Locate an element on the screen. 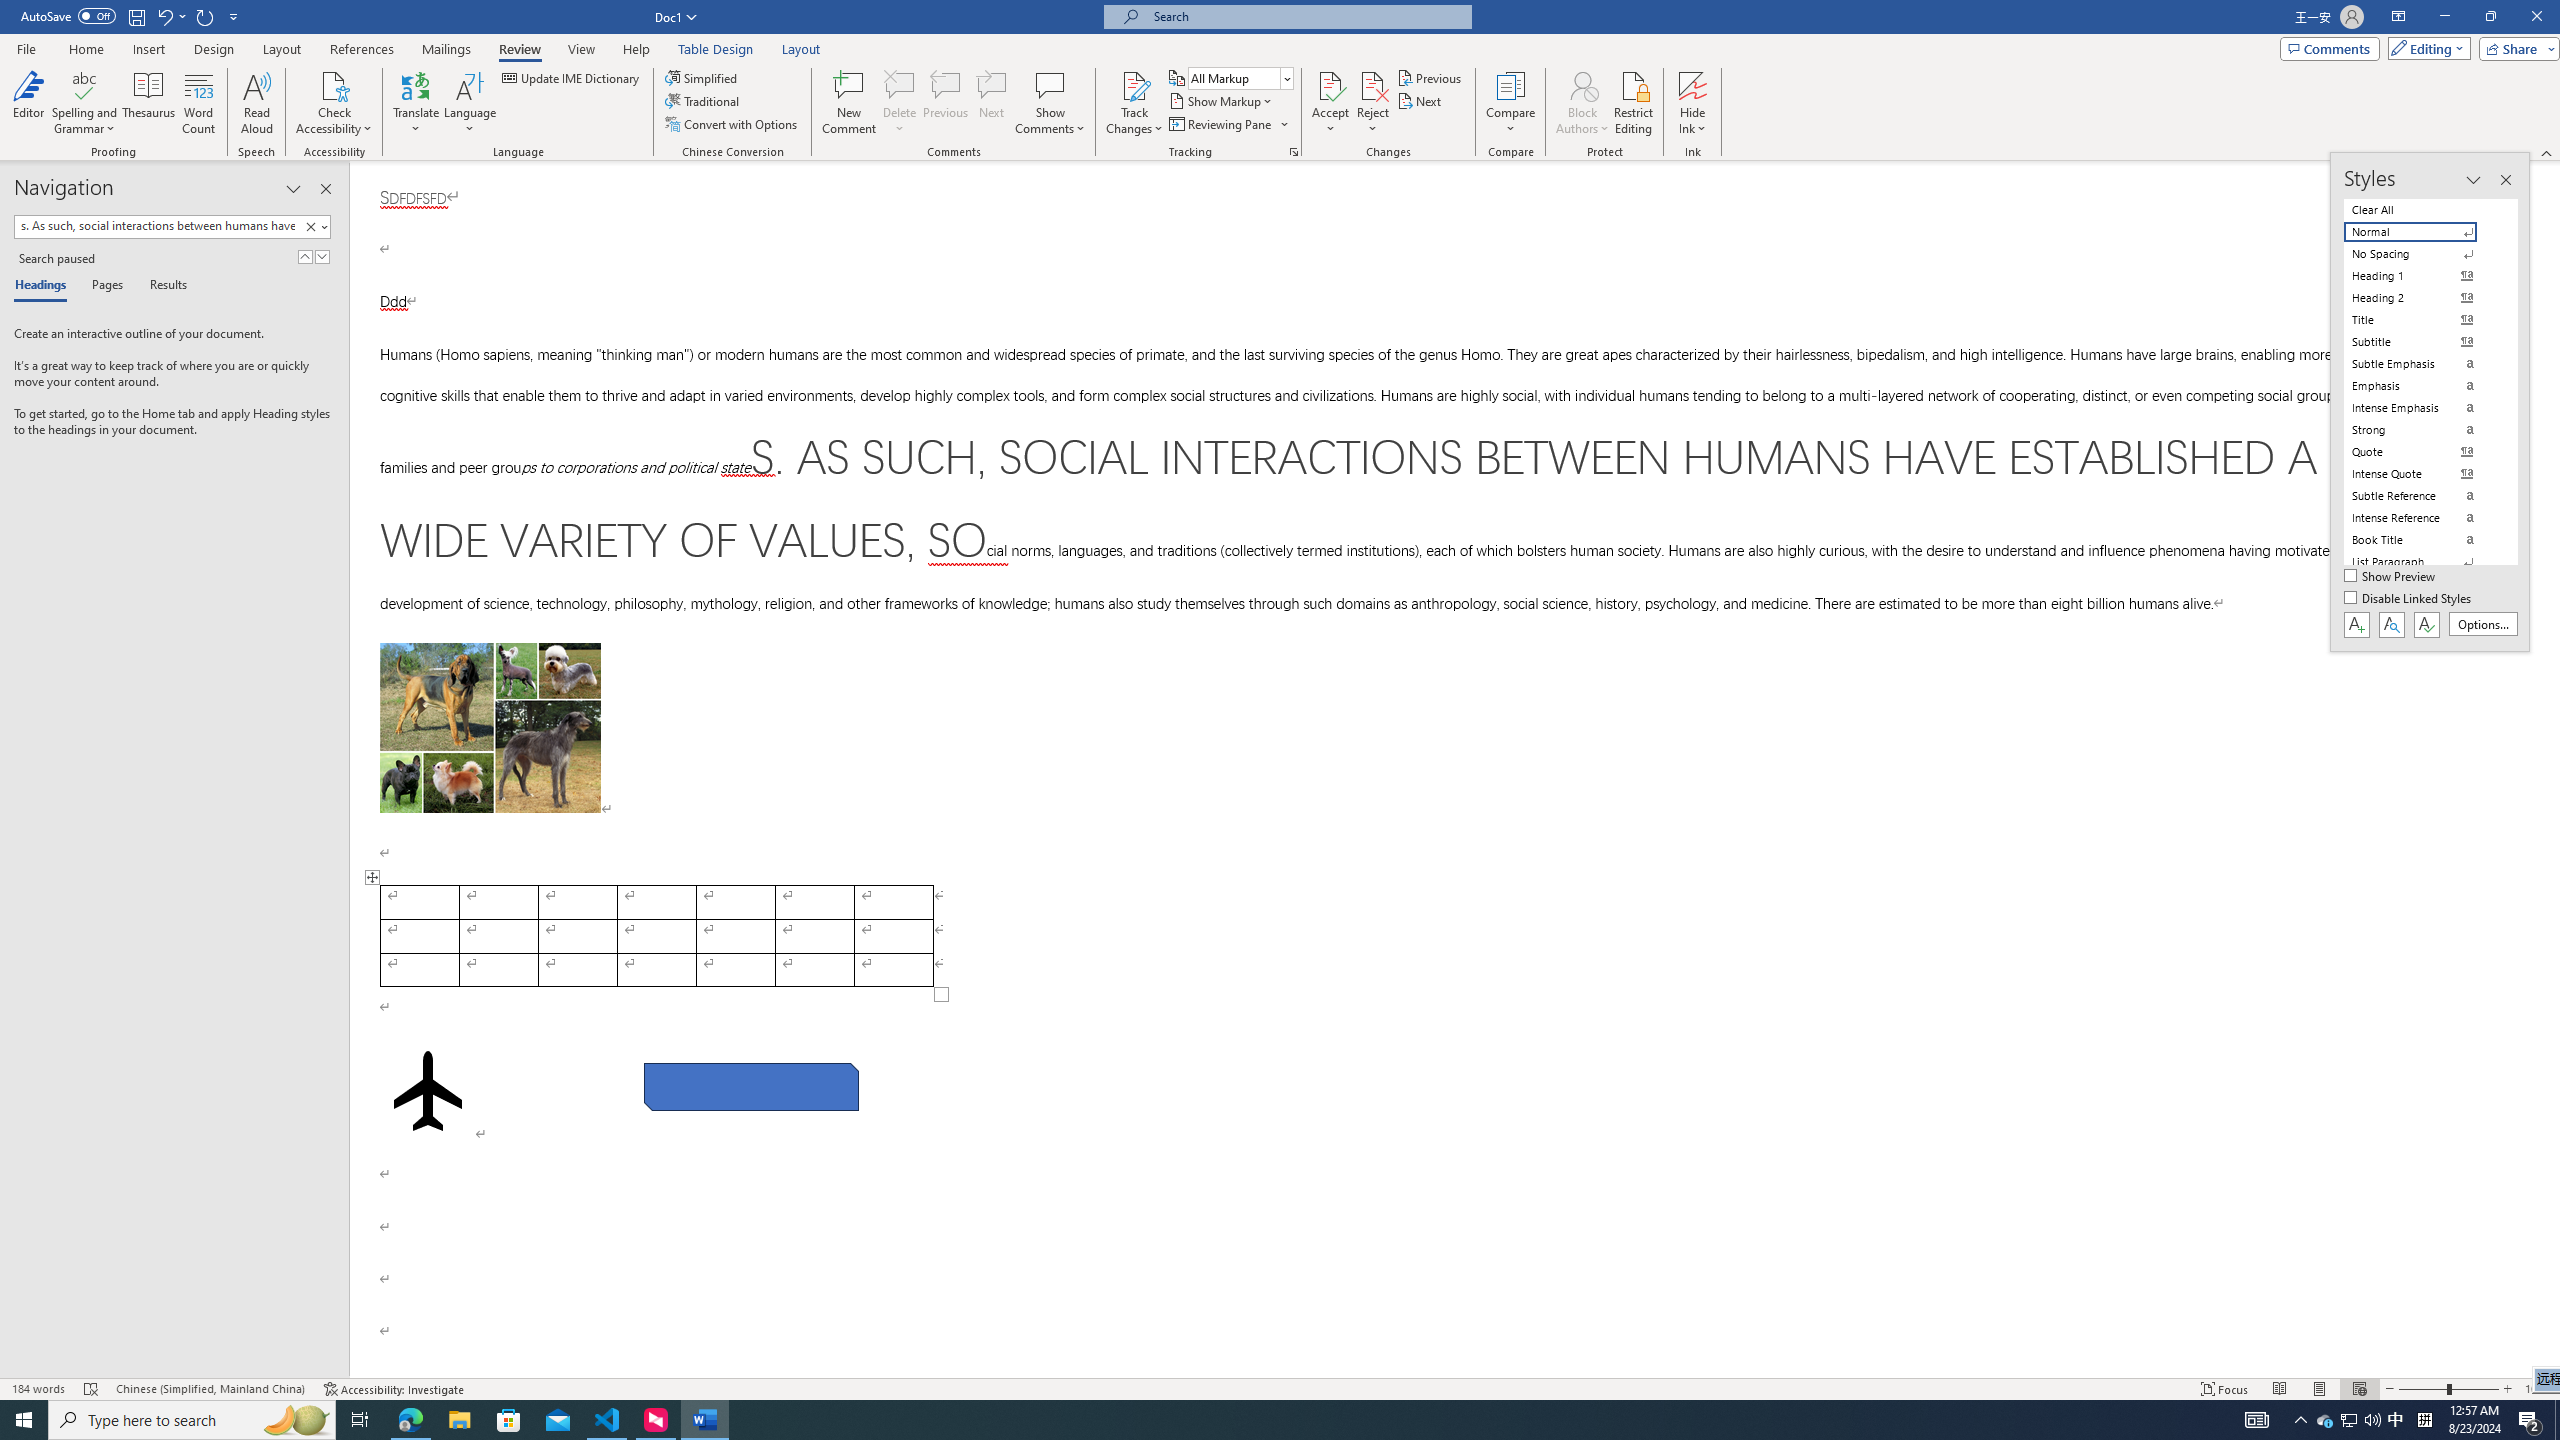 The height and width of the screenshot is (1440, 2560). 'Clear' is located at coordinates (313, 225).